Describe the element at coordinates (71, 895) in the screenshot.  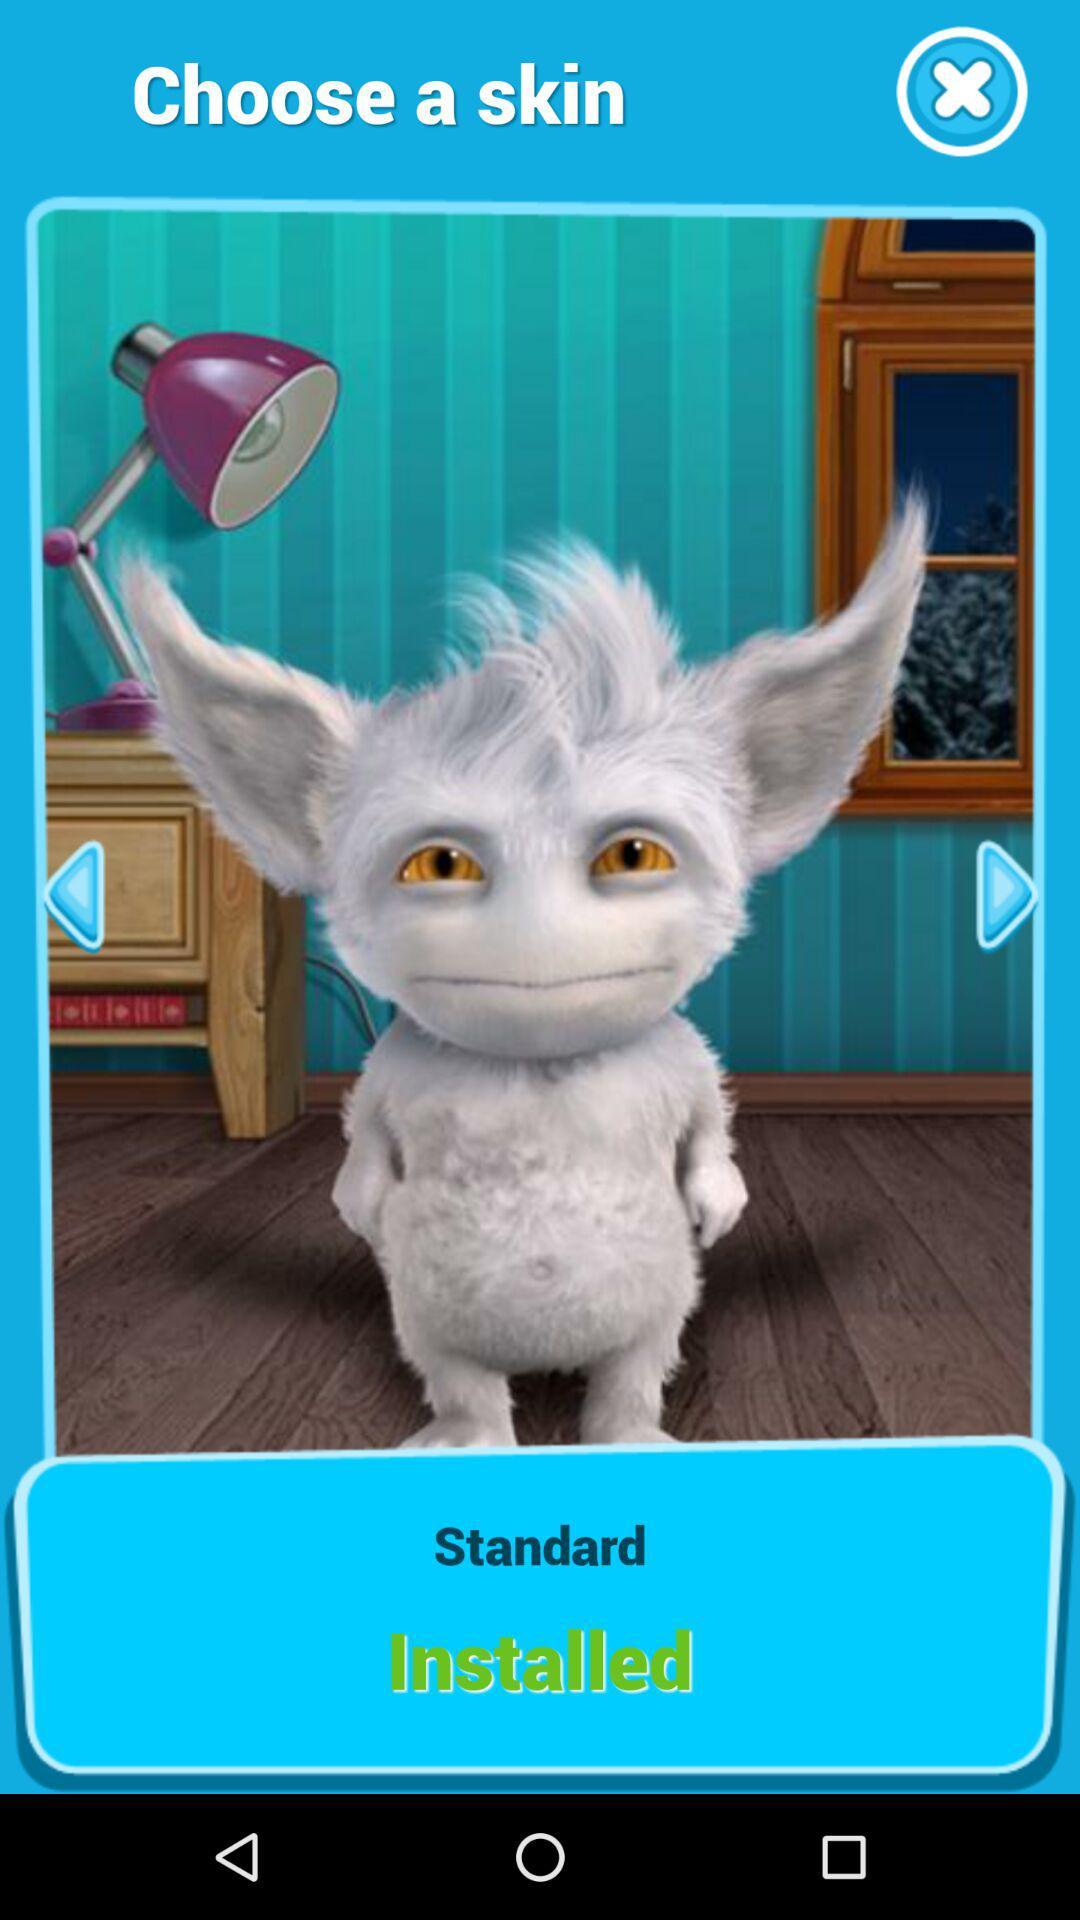
I see `go back` at that location.